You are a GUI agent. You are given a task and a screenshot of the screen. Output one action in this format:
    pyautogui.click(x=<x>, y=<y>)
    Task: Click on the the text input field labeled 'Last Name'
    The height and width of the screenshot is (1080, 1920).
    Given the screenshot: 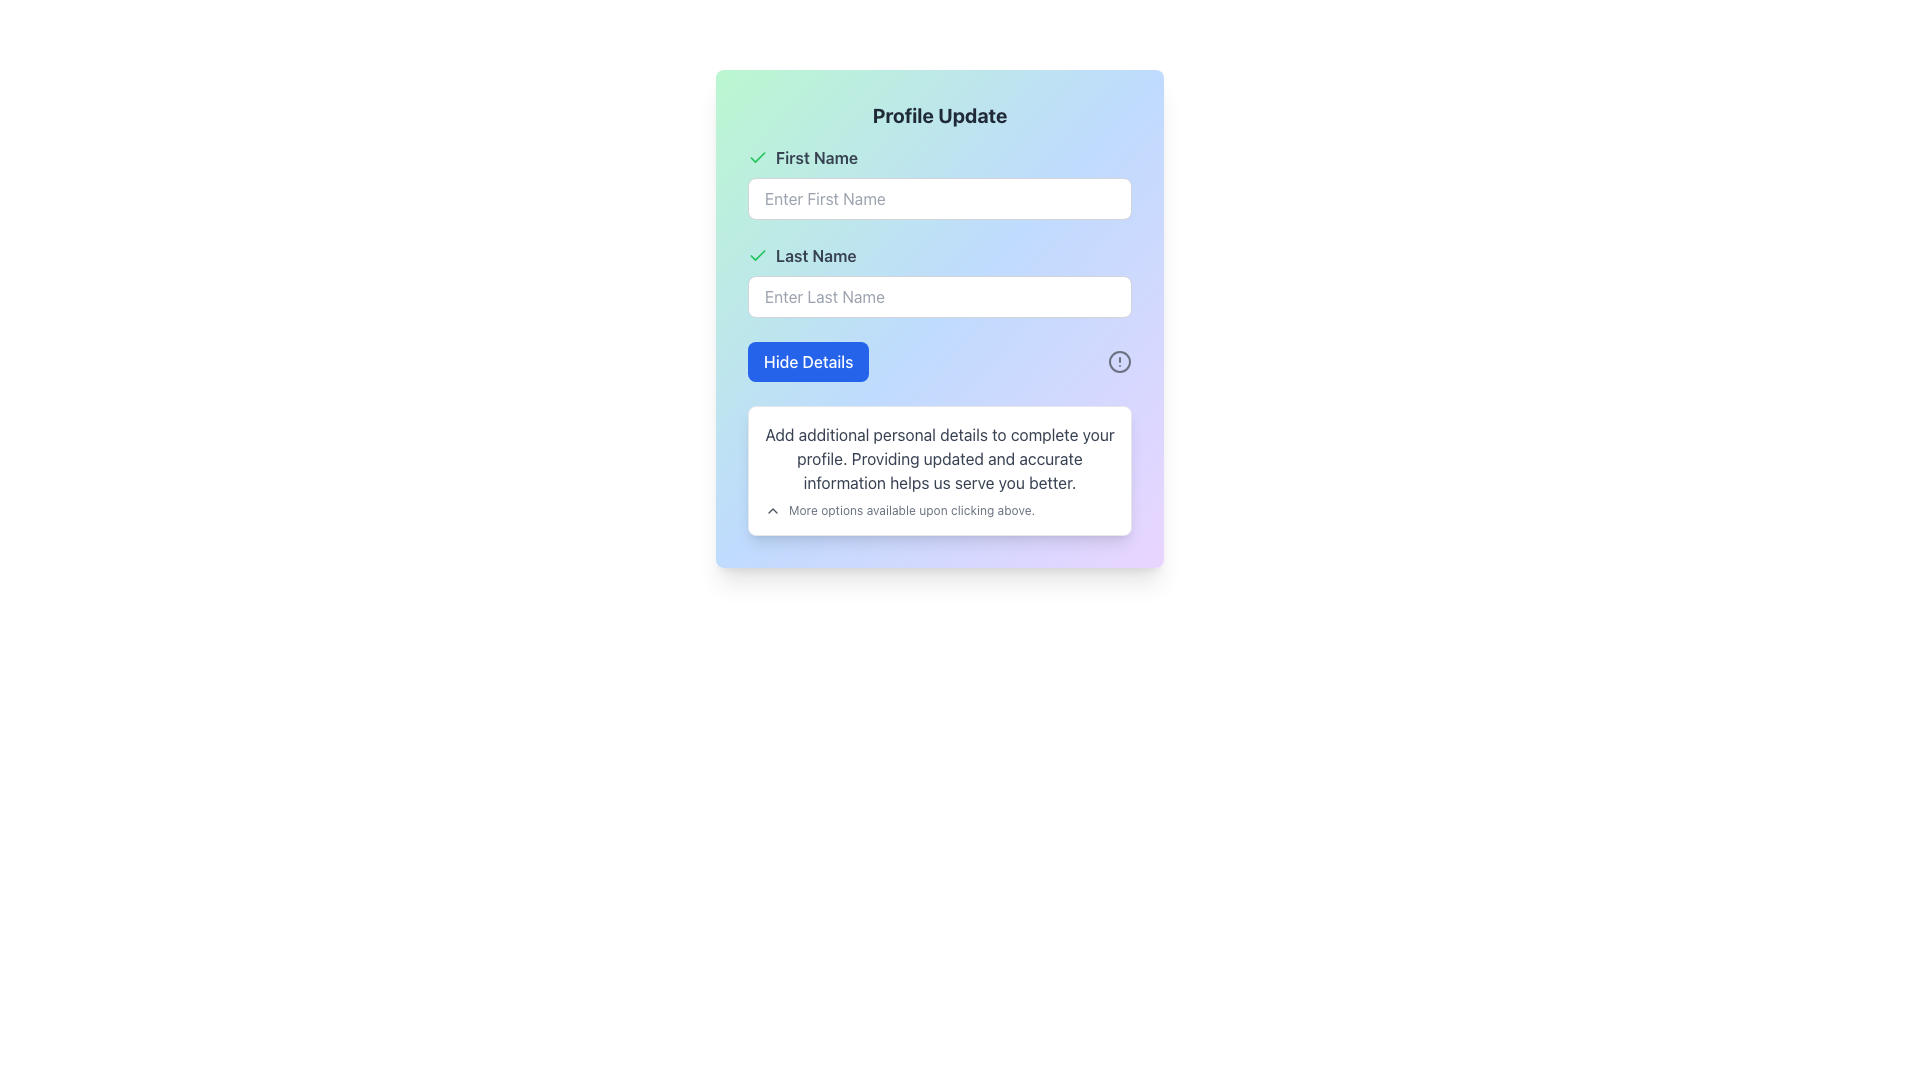 What is the action you would take?
    pyautogui.click(x=939, y=281)
    